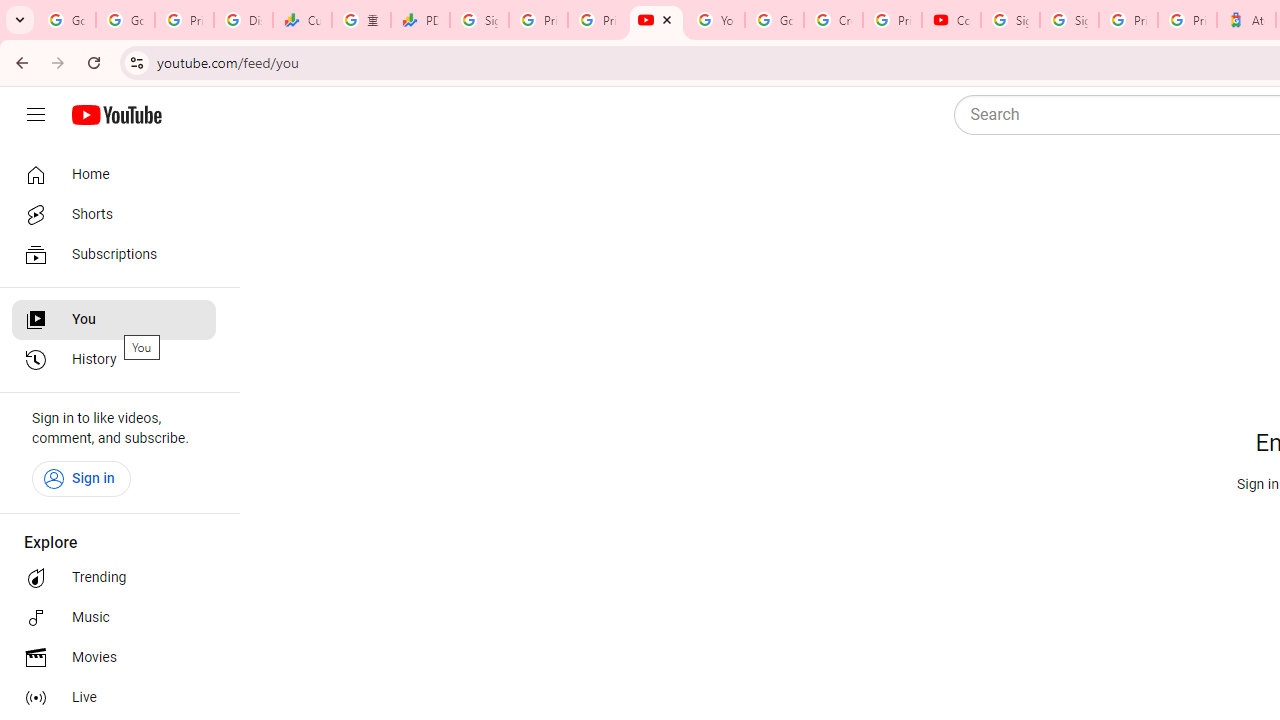 Image resolution: width=1280 pixels, height=720 pixels. Describe the element at coordinates (35, 115) in the screenshot. I see `'Guide'` at that location.